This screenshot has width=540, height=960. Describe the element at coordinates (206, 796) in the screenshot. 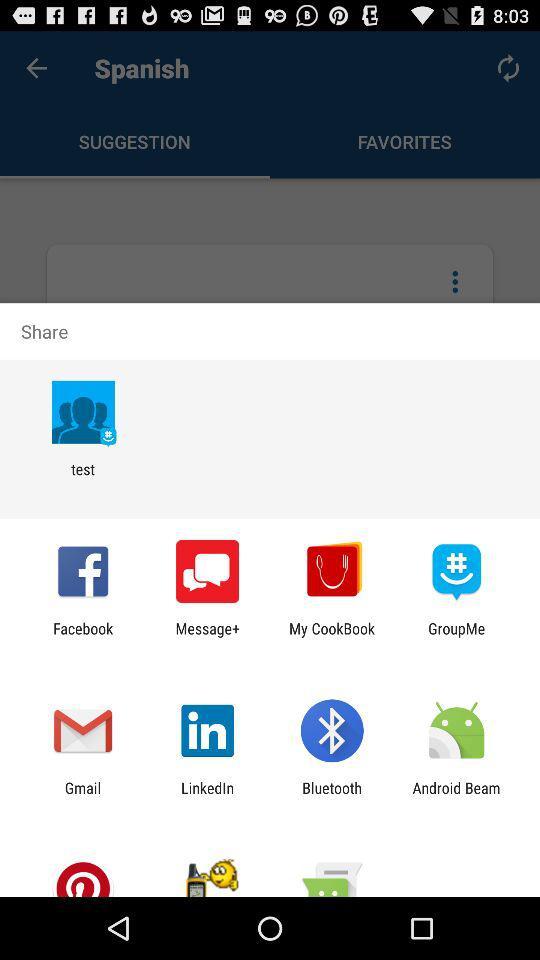

I see `linkedin app` at that location.